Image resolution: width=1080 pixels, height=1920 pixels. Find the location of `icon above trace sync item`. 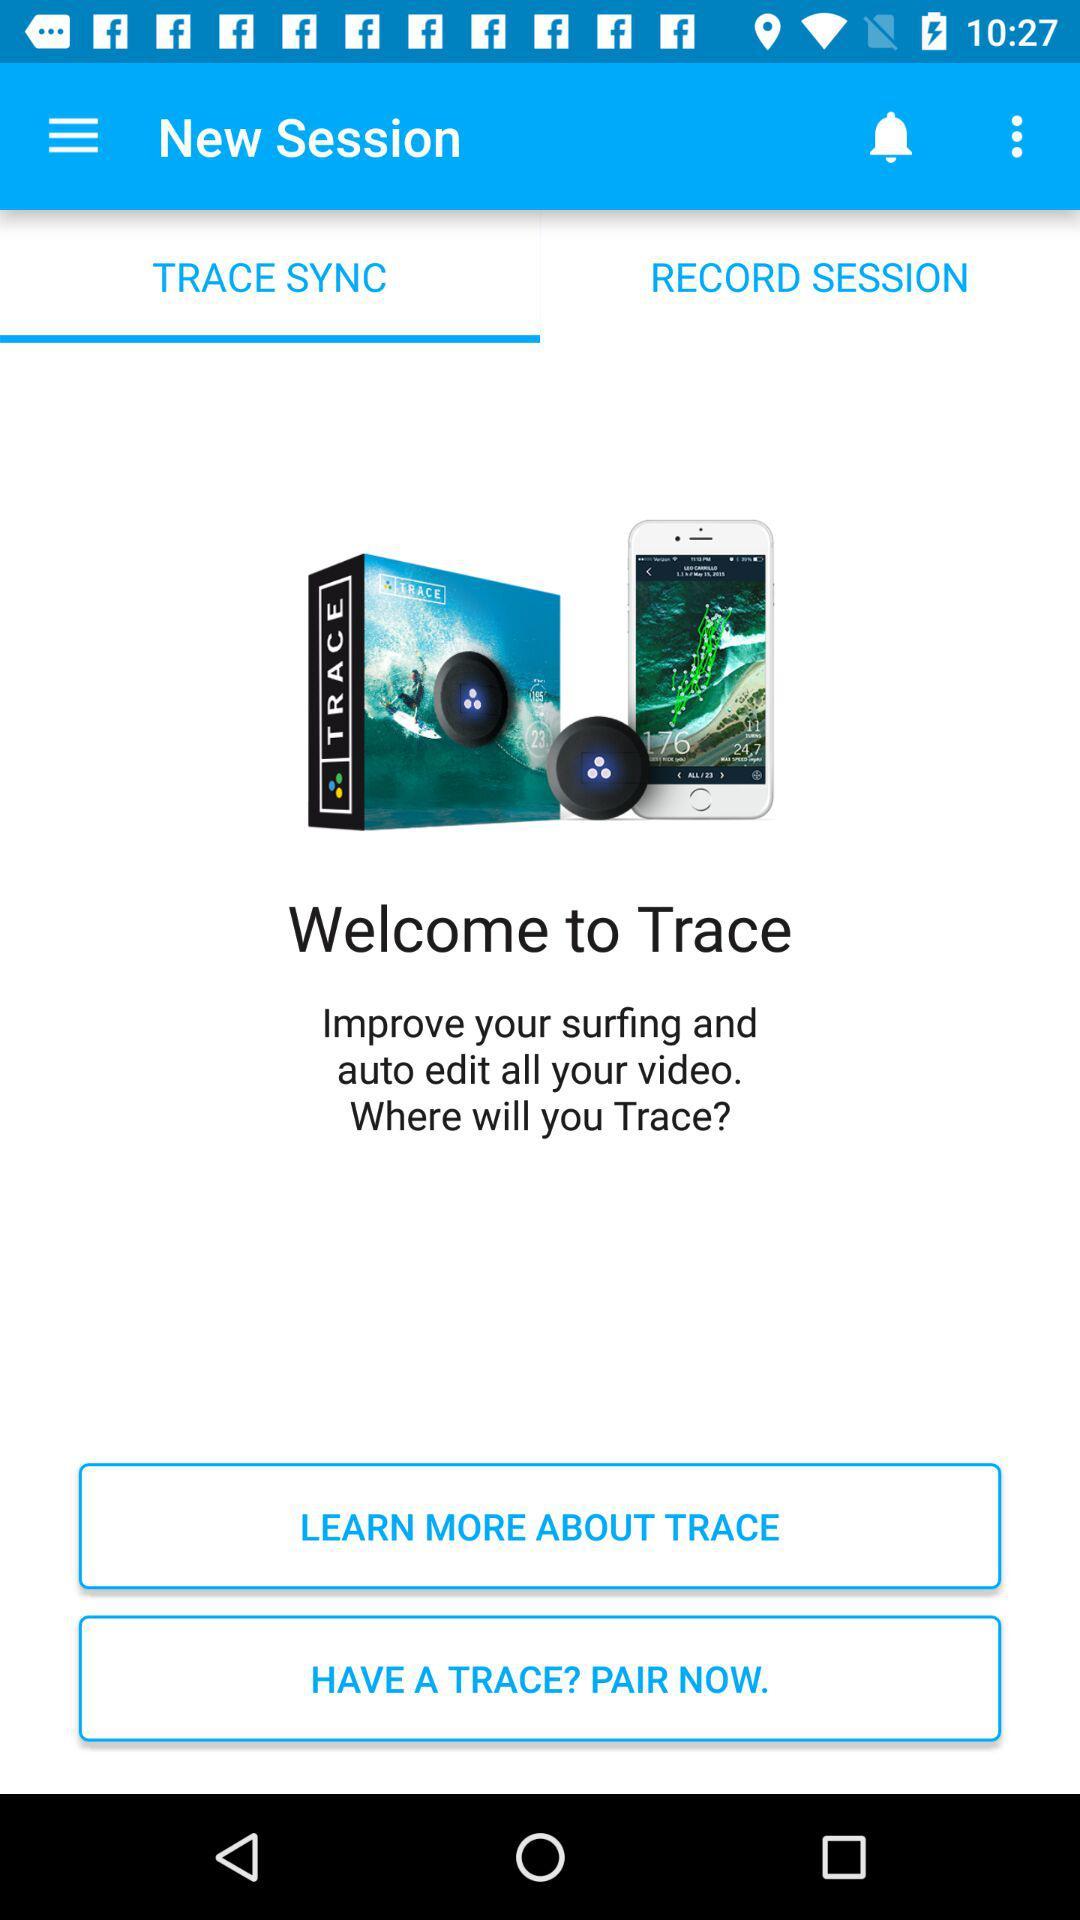

icon above trace sync item is located at coordinates (72, 135).